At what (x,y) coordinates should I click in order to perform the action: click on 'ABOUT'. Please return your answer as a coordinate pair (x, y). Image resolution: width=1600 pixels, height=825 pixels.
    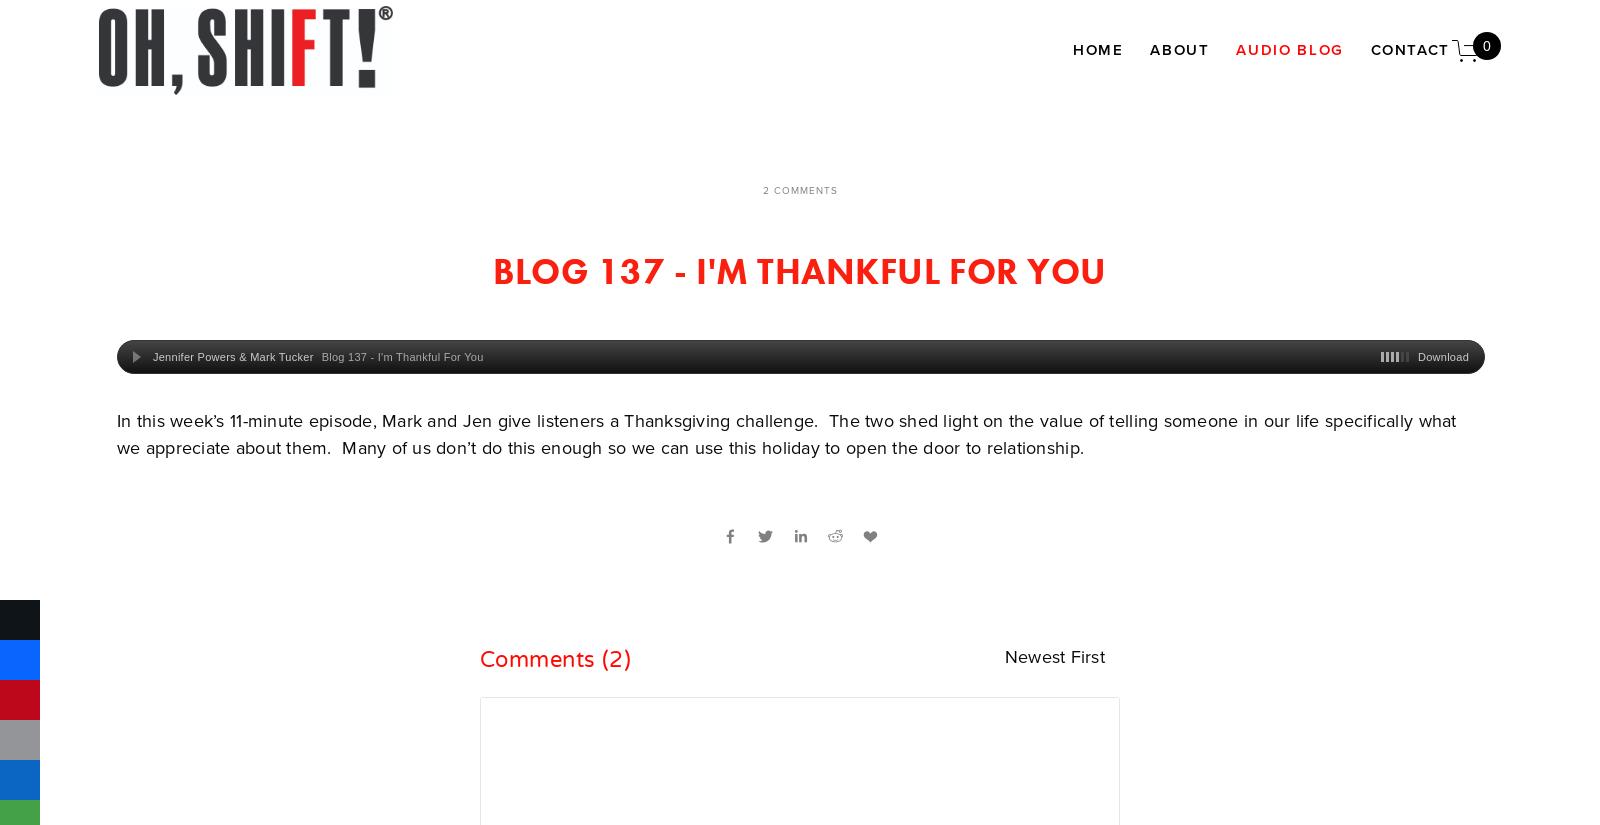
    Looking at the image, I should click on (1179, 49).